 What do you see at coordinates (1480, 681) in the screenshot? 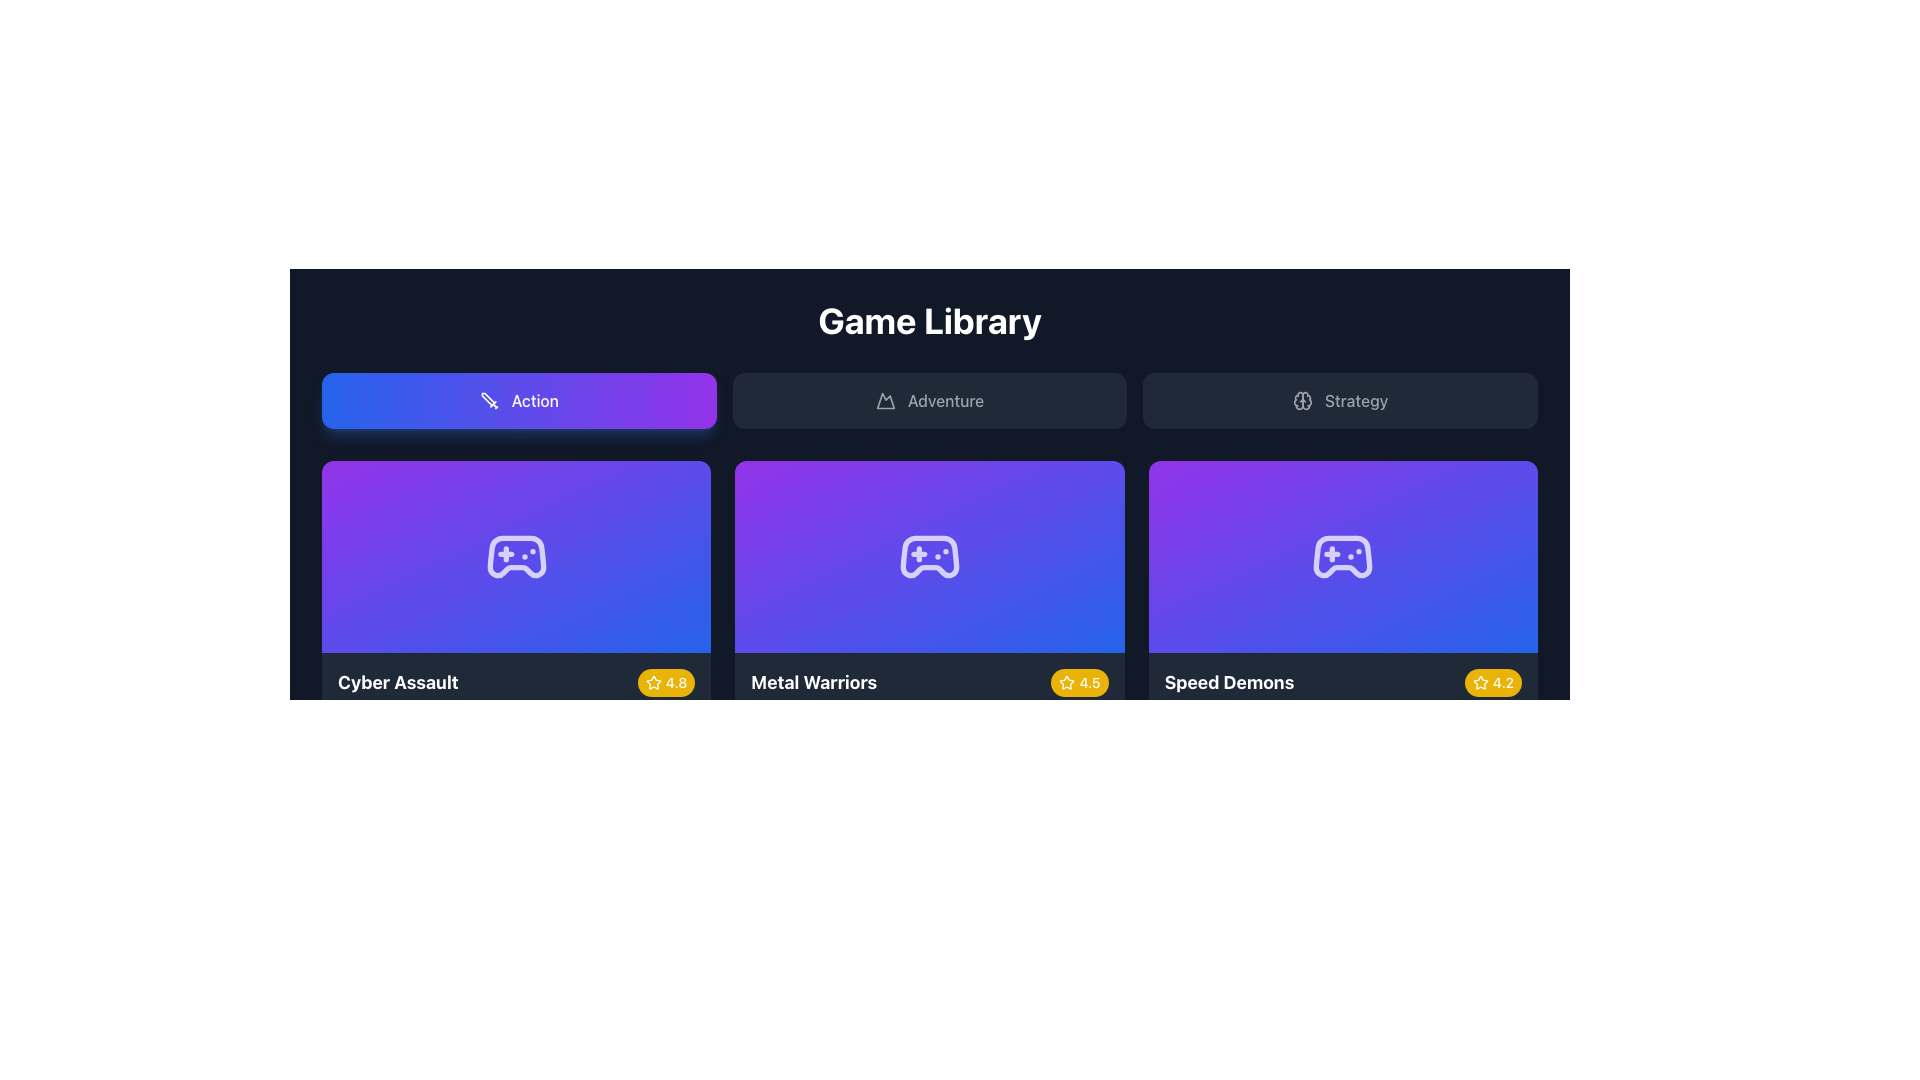
I see `the star icon within the circular badge displaying '4.2' located in the bottom right corner of the 'Speed Demons' game panel, which is the third panel in the bottom row` at bounding box center [1480, 681].